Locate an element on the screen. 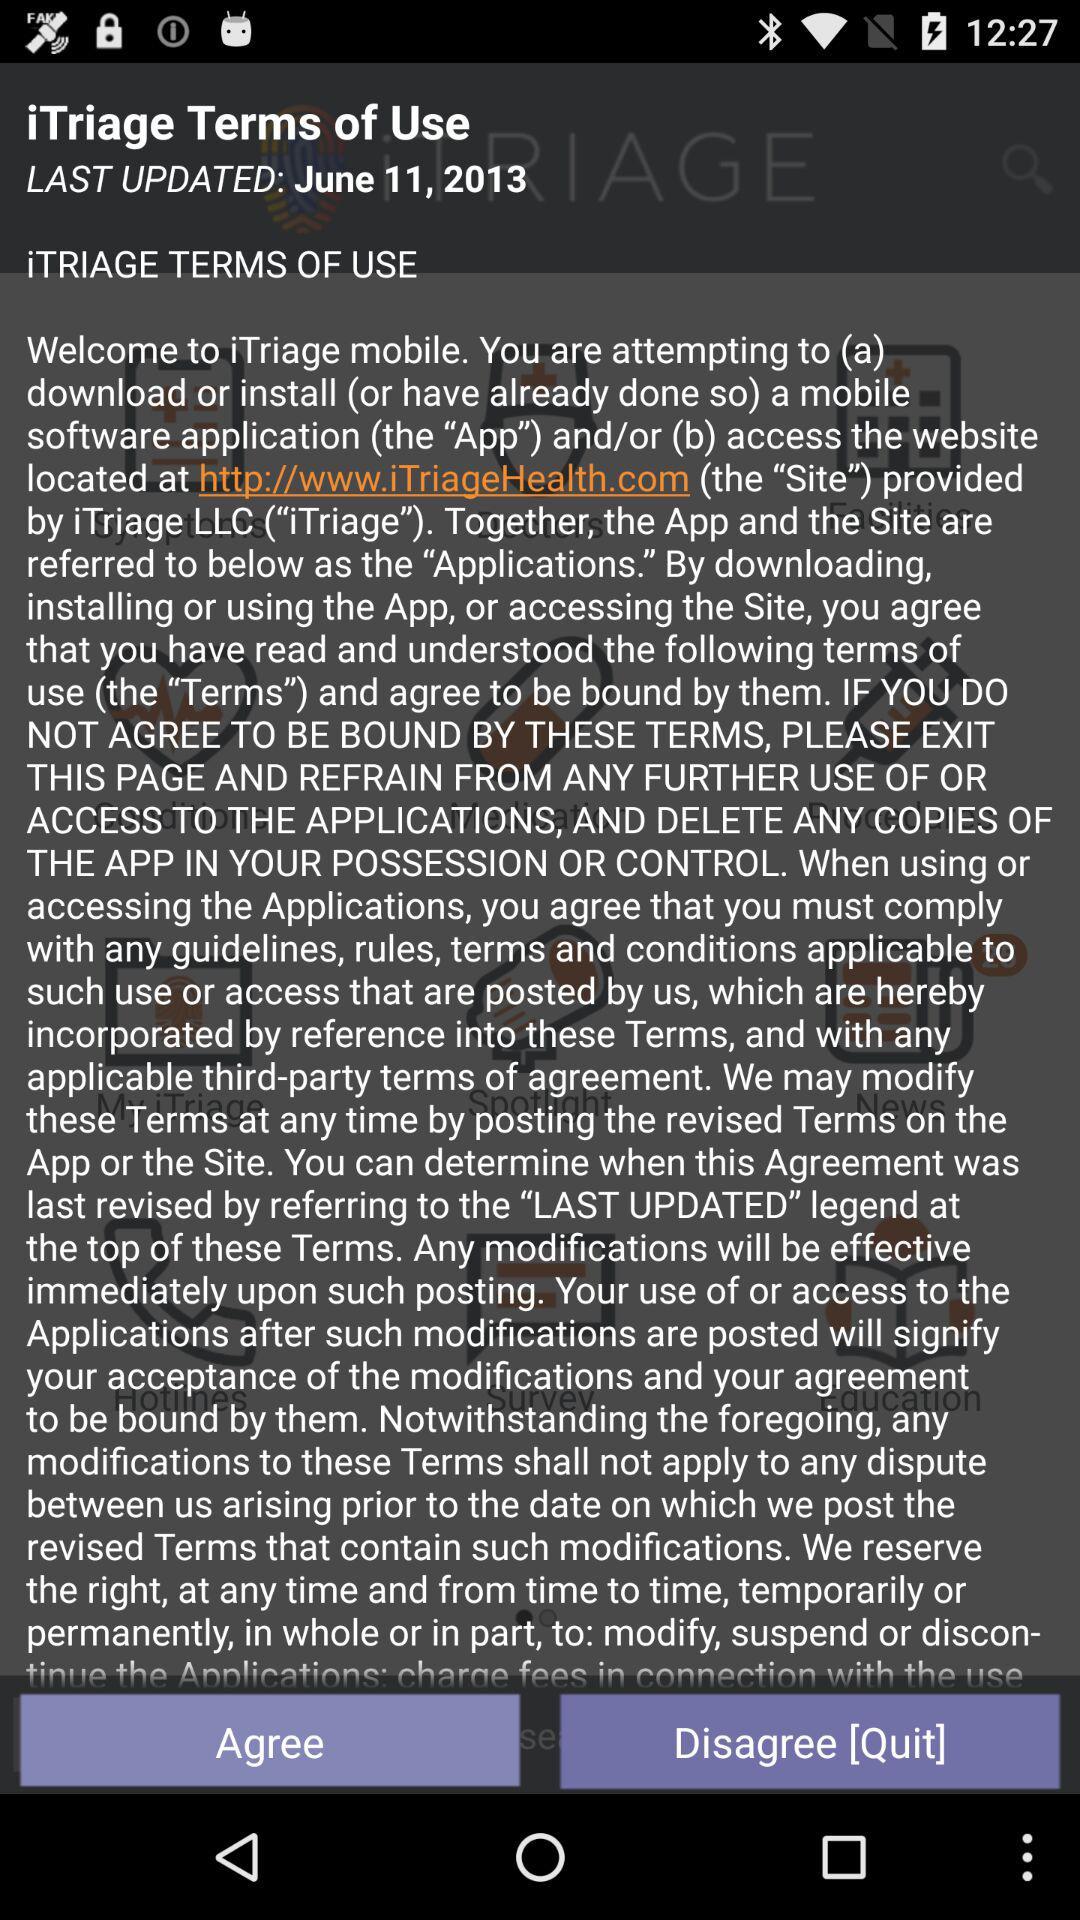 The image size is (1080, 1920). disagree [quit] is located at coordinates (810, 1740).